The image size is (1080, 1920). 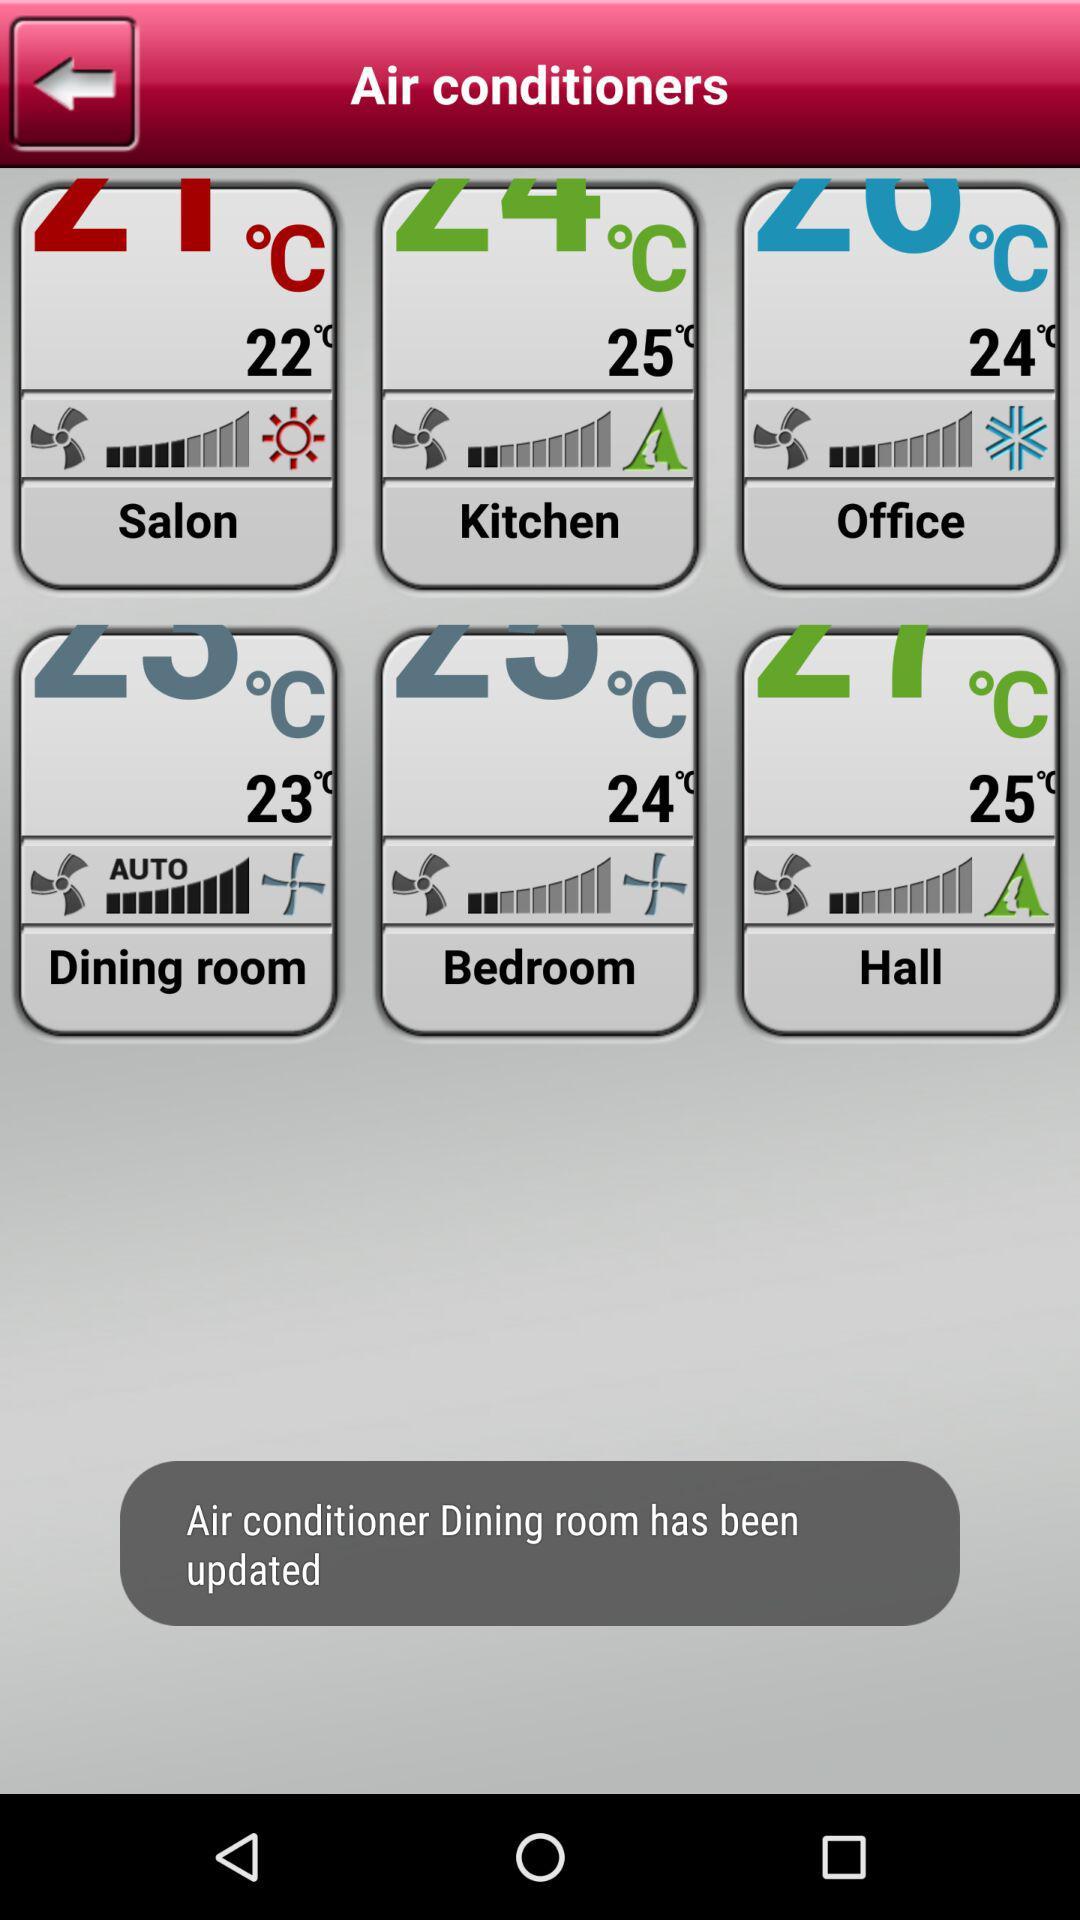 What do you see at coordinates (901, 834) in the screenshot?
I see `air condtioning adjustment for hallway` at bounding box center [901, 834].